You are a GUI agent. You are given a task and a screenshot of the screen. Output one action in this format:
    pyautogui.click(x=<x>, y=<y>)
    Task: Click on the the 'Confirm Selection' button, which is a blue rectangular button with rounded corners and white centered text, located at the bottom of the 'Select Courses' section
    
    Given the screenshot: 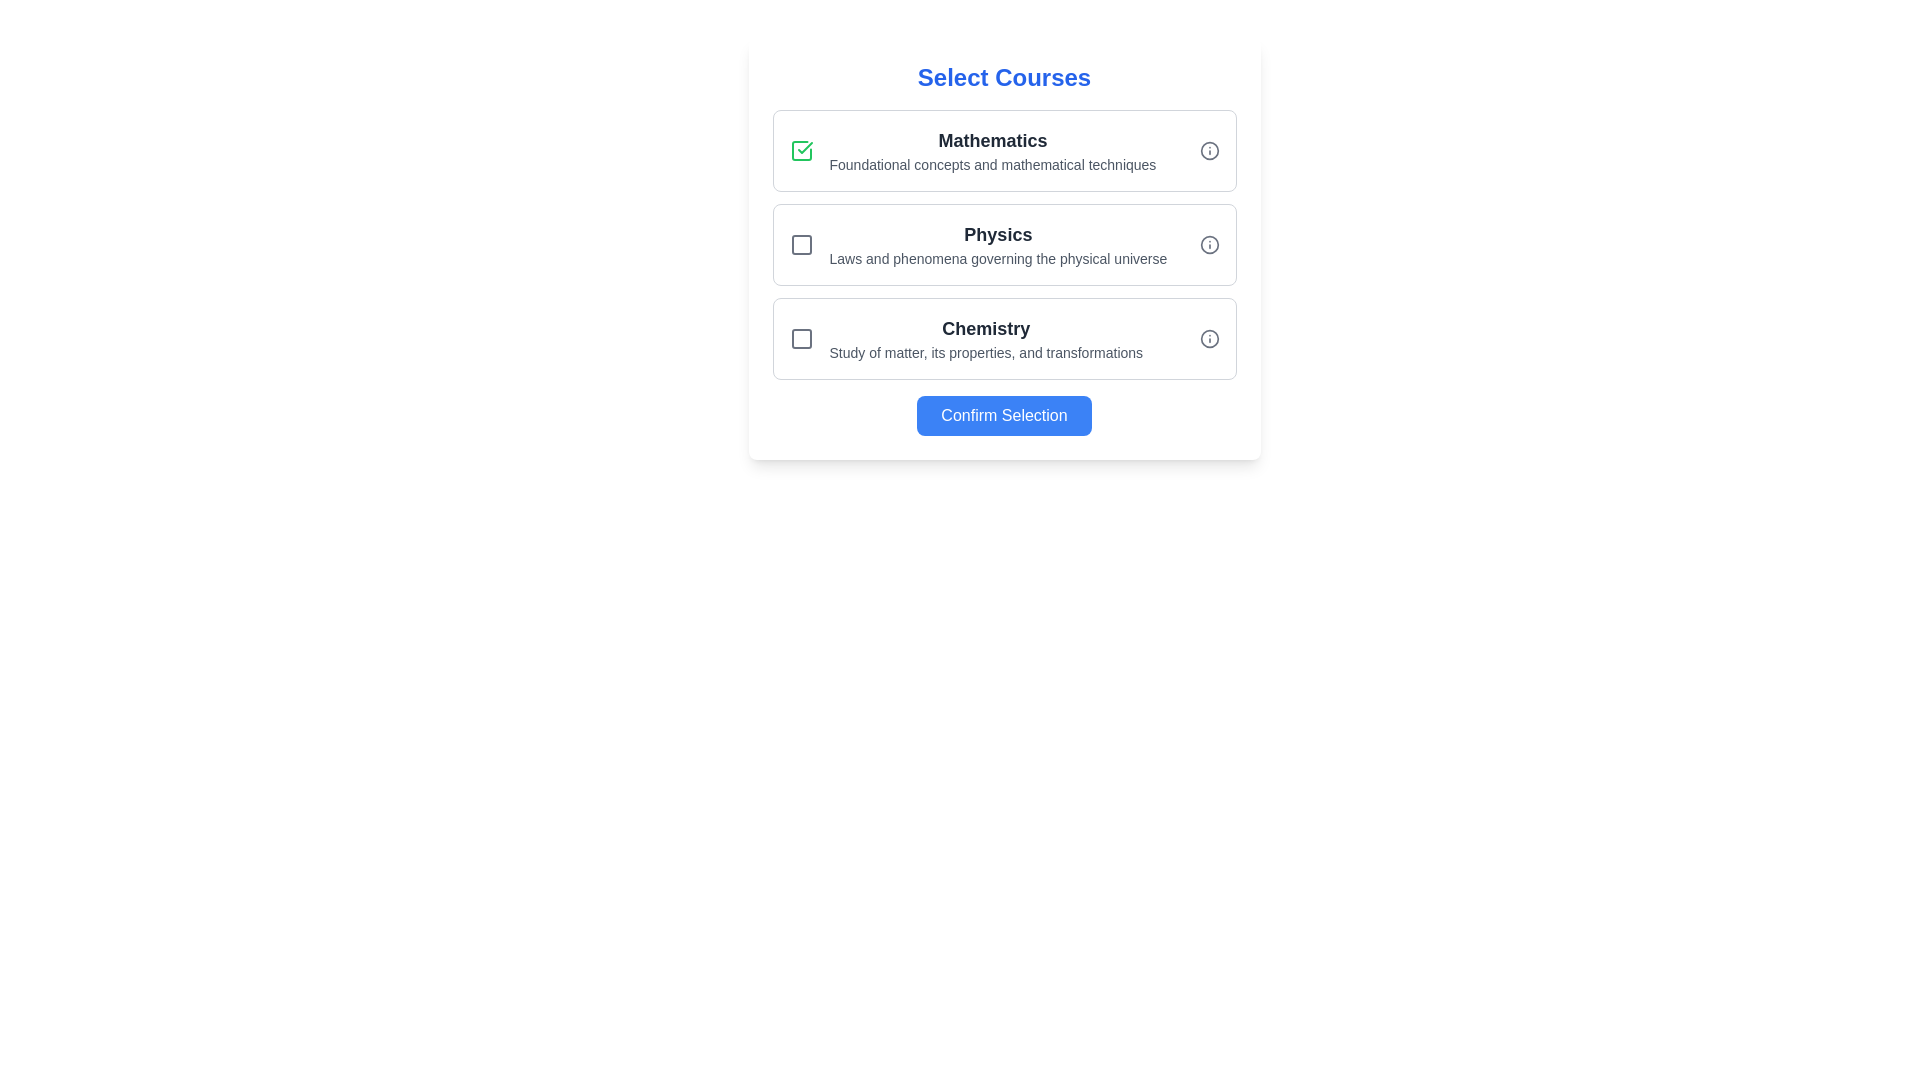 What is the action you would take?
    pyautogui.click(x=1004, y=415)
    